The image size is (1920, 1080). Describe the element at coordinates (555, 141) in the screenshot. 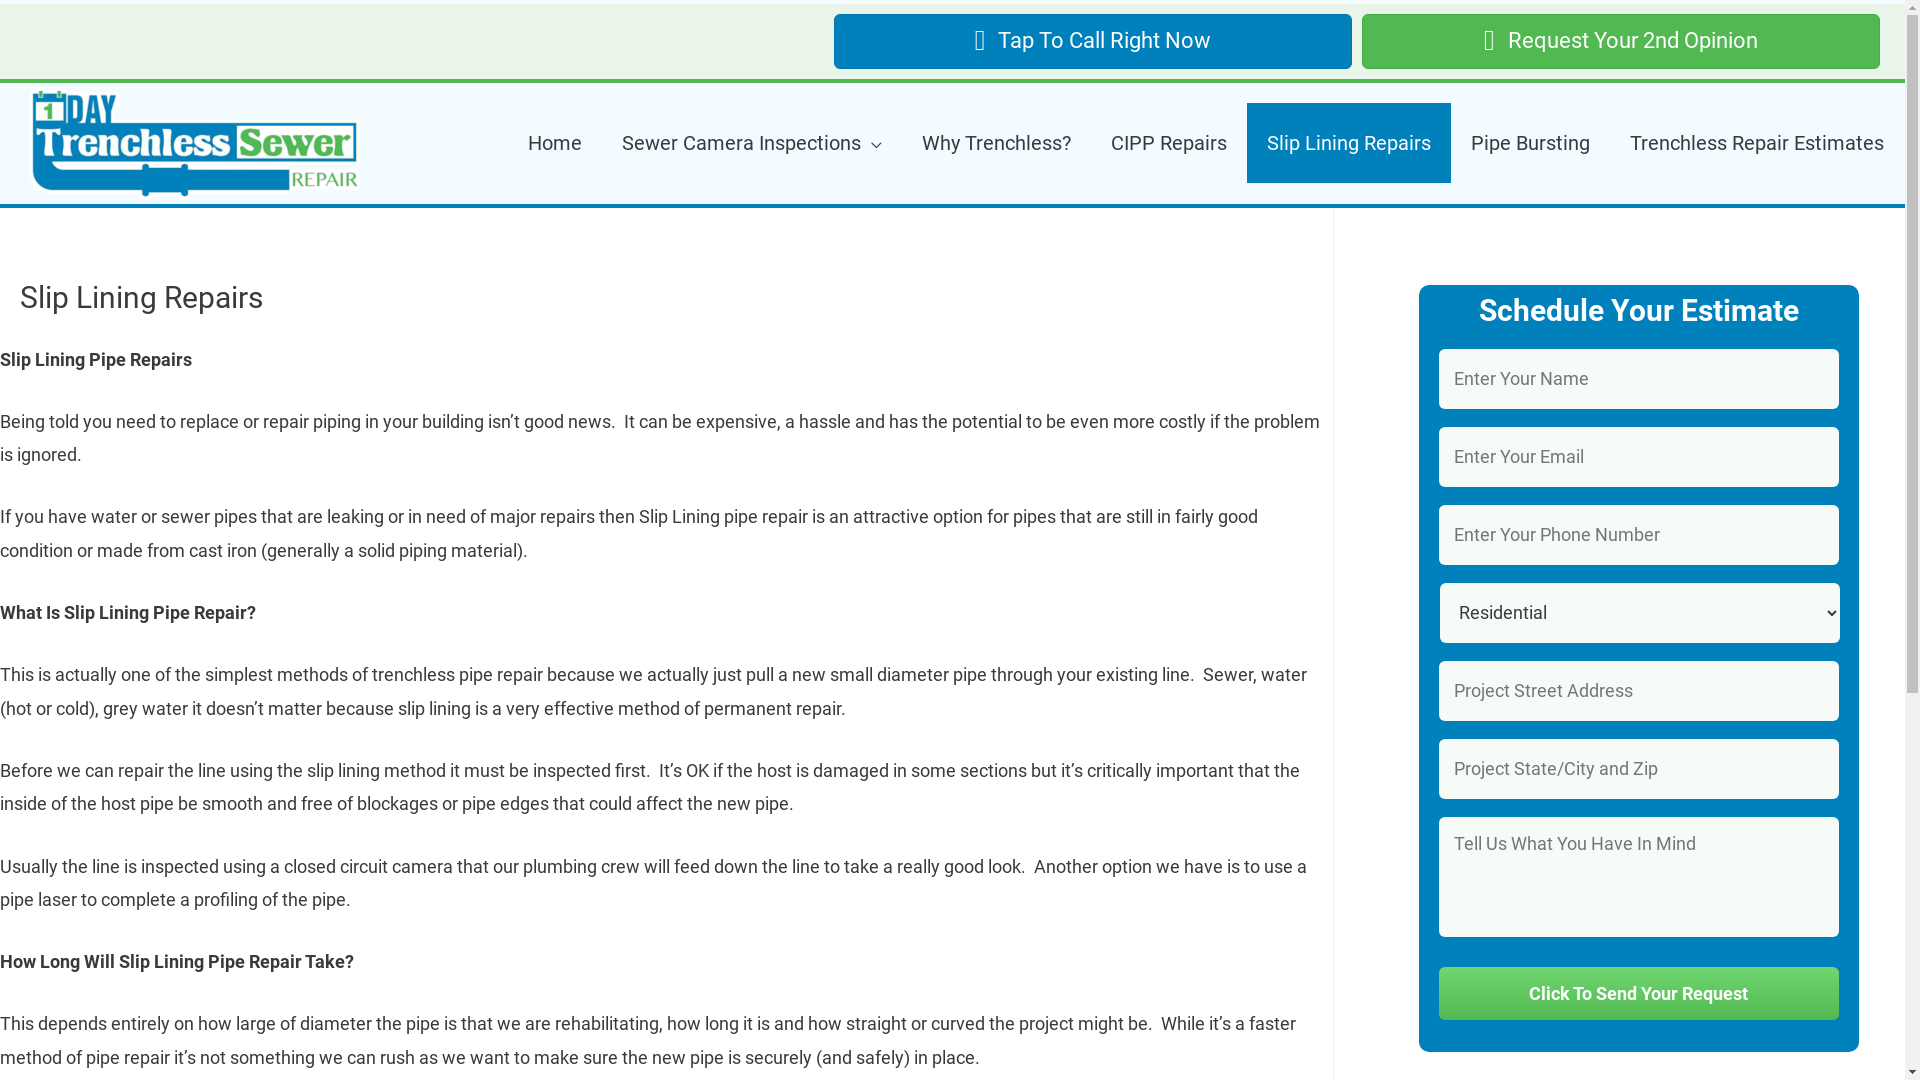

I see `'Home'` at that location.